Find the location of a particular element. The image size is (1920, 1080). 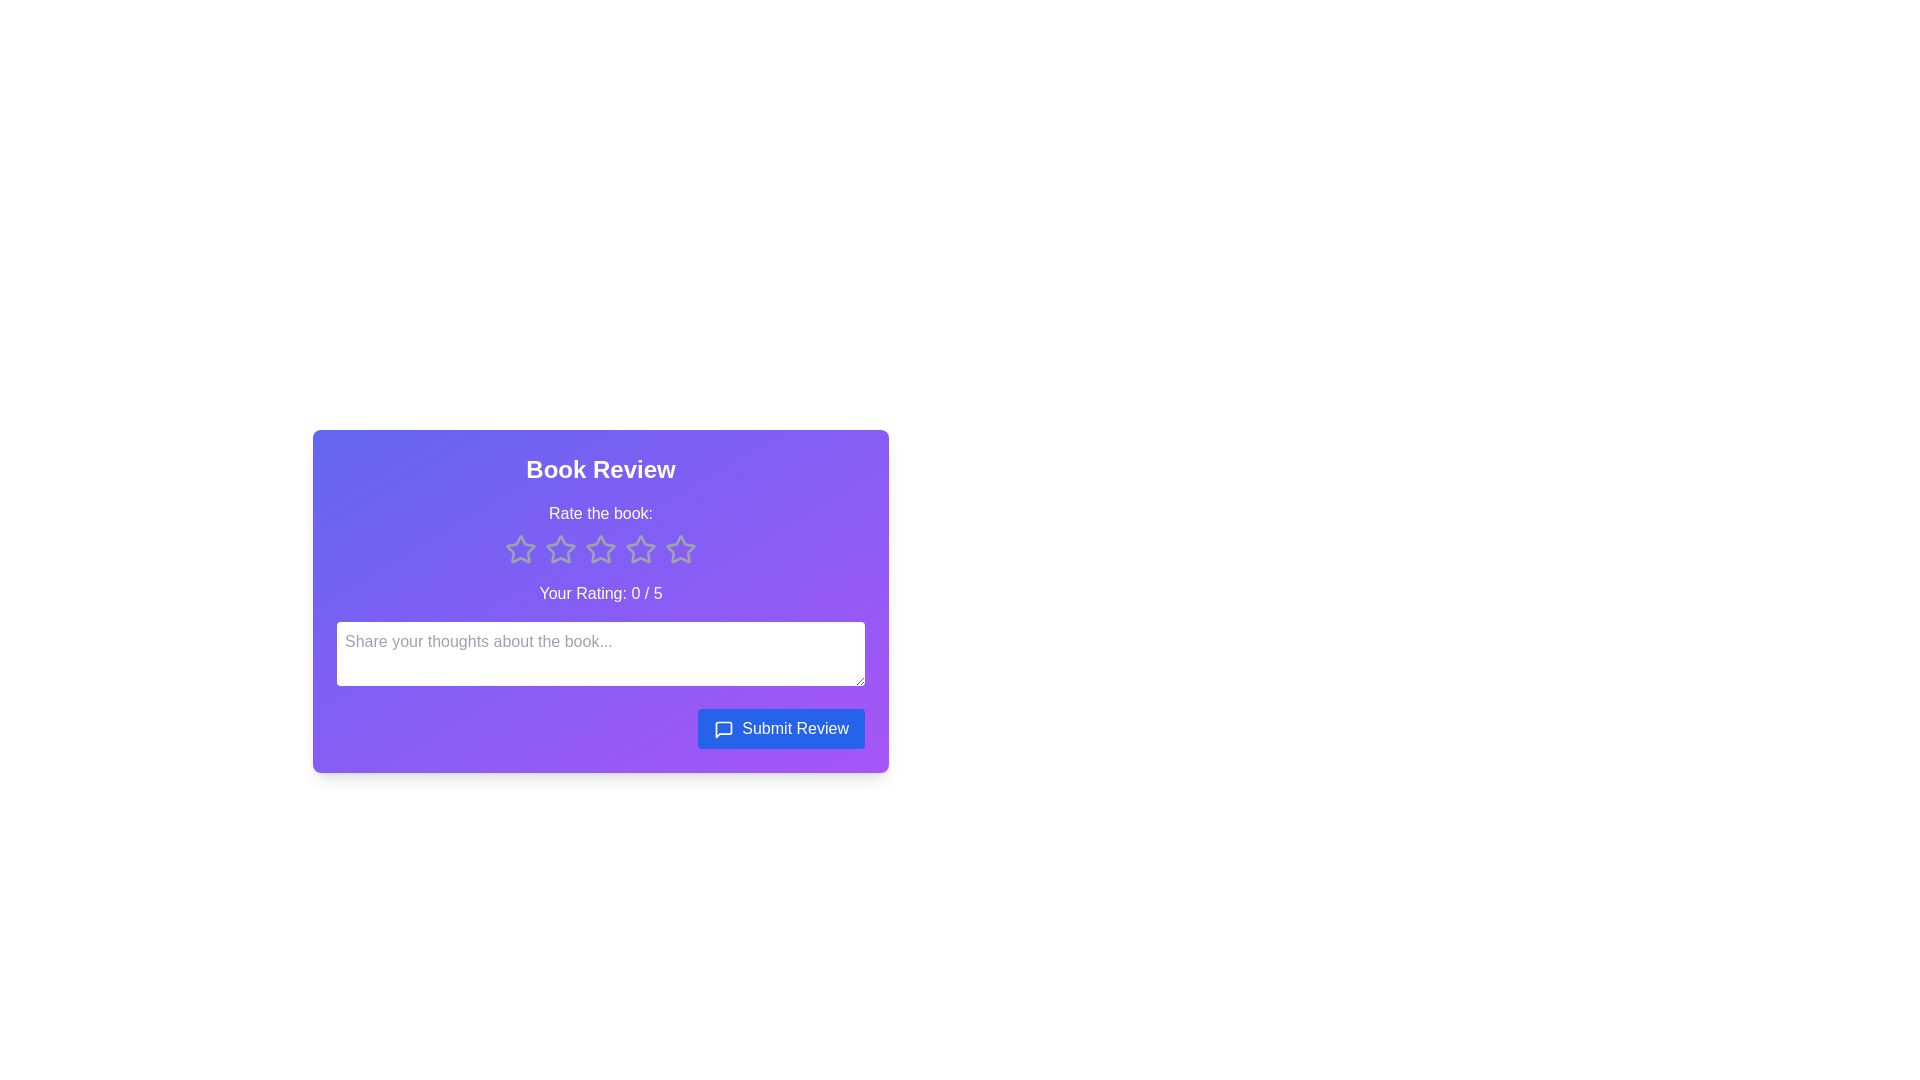

the center of the text input field to focus on it is located at coordinates (599, 654).